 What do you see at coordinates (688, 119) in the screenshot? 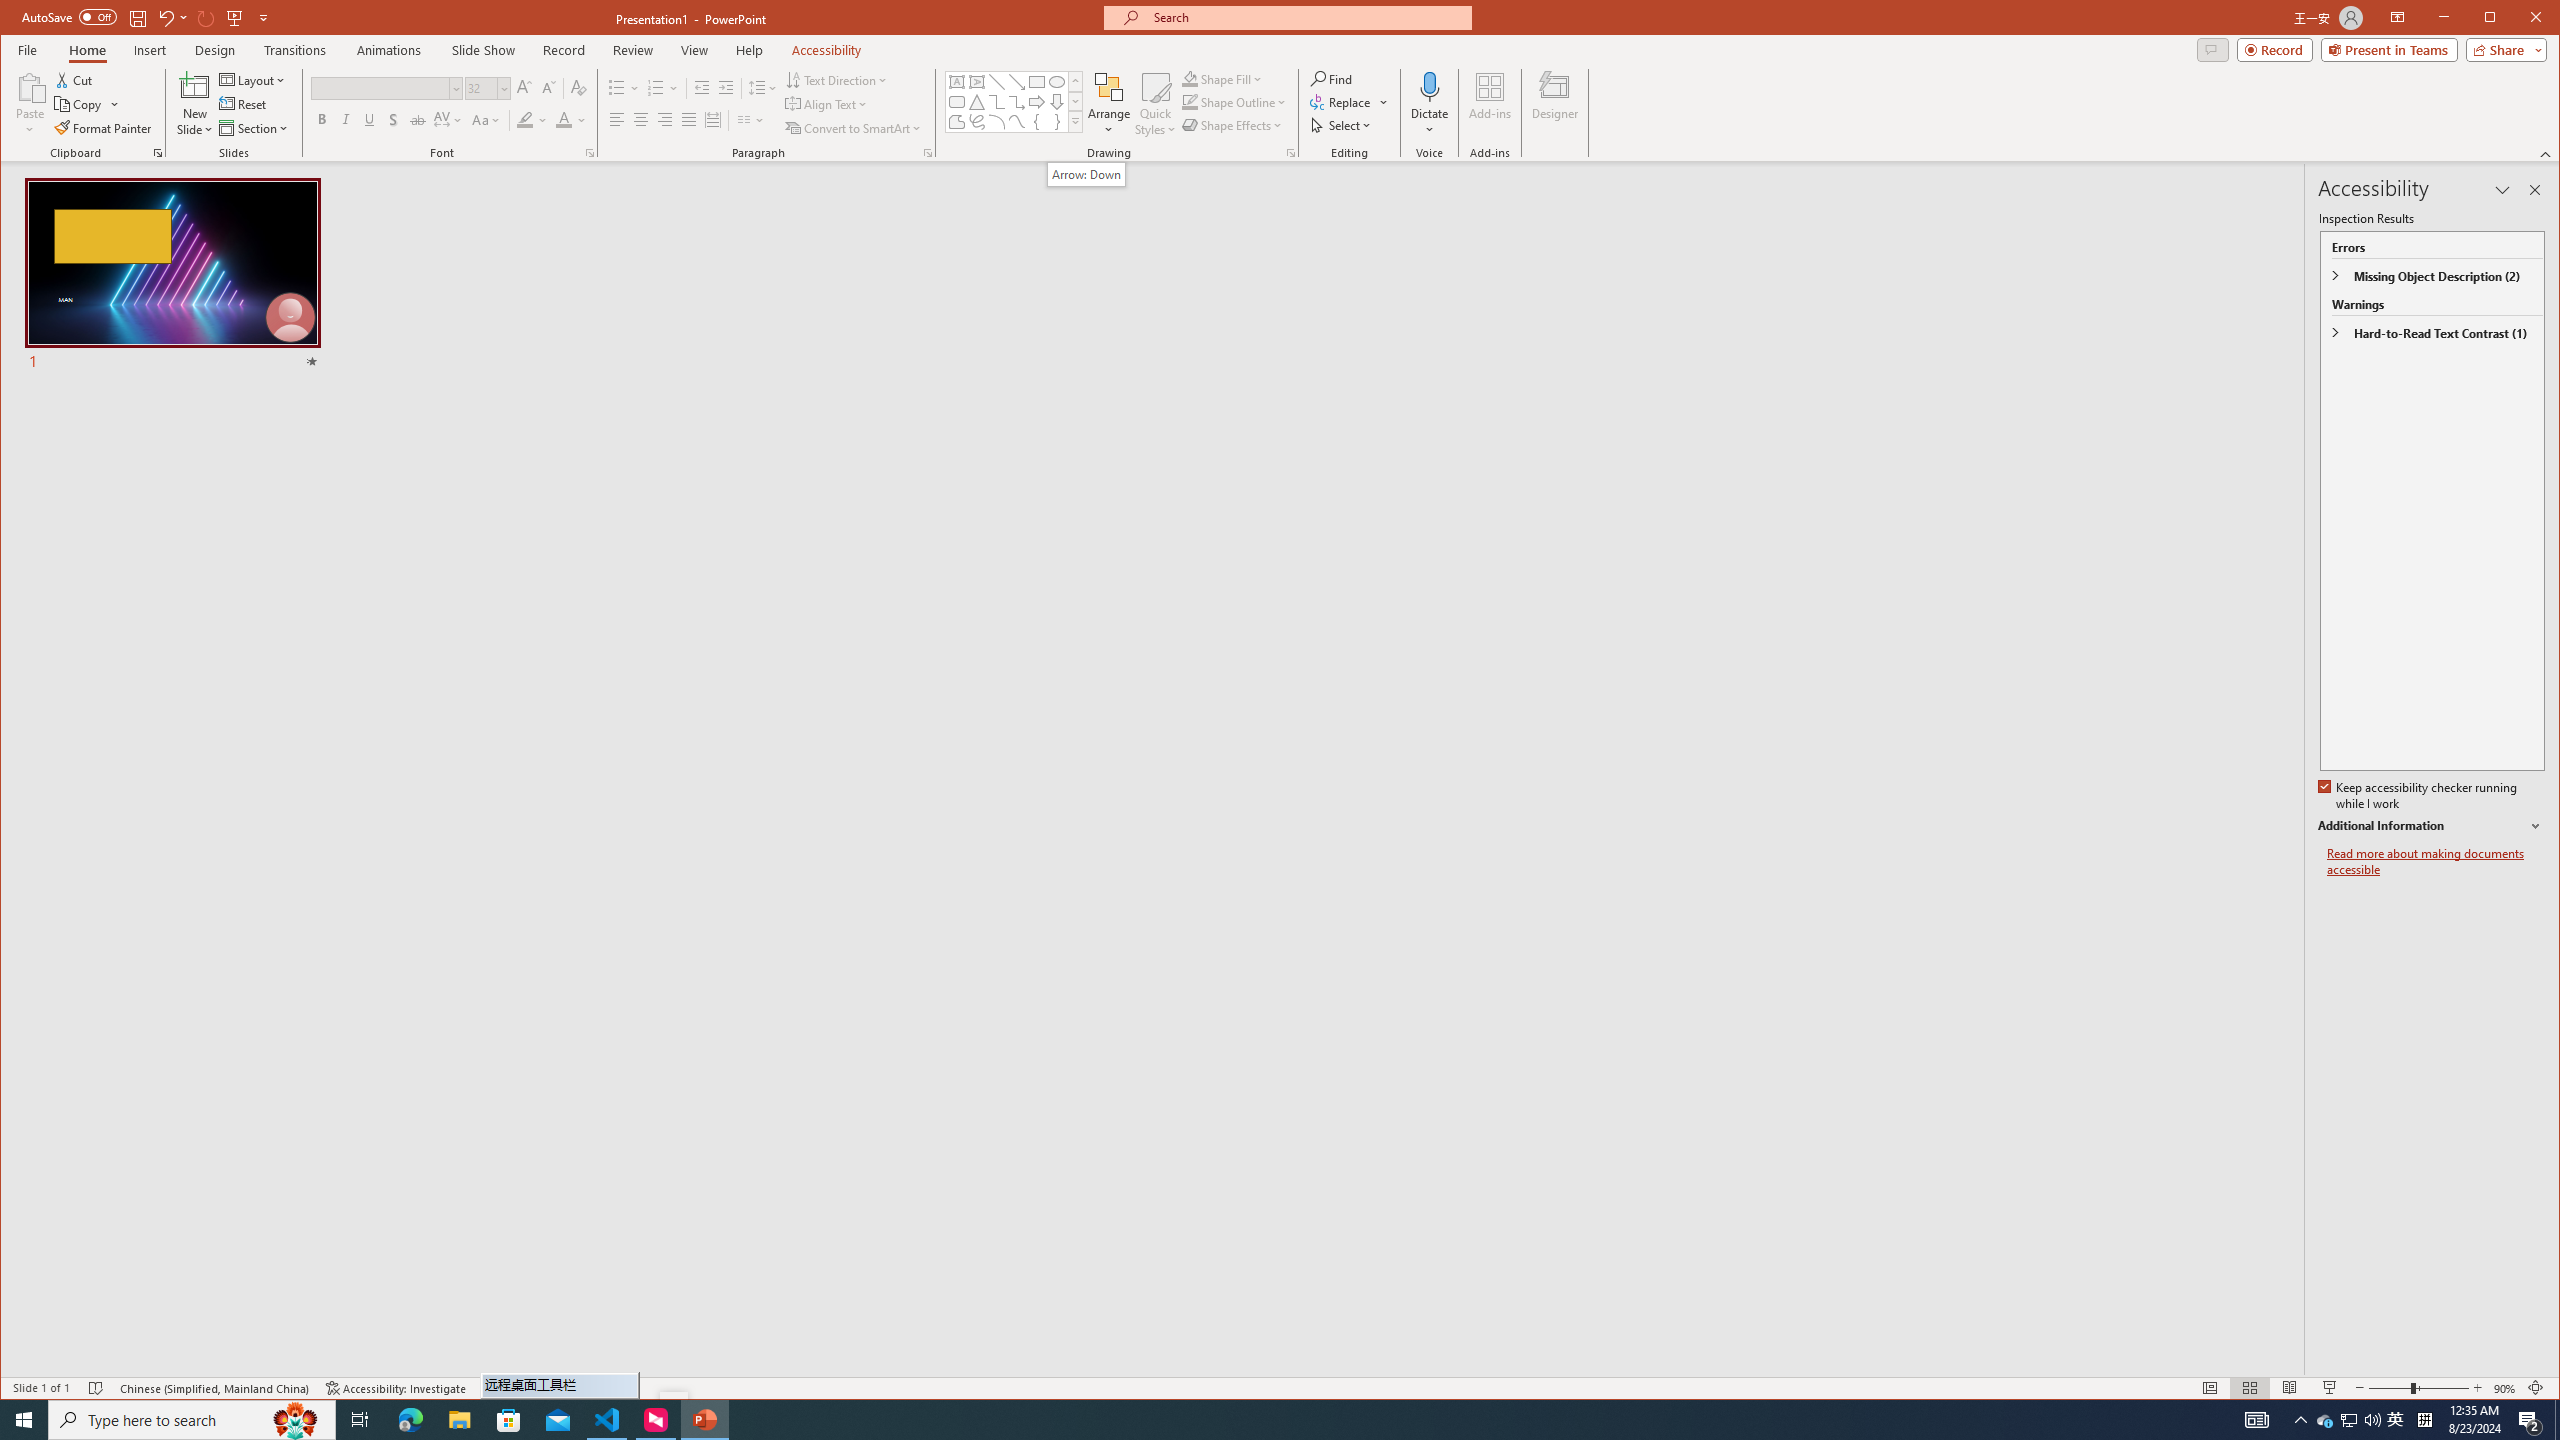
I see `'Justify'` at bounding box center [688, 119].